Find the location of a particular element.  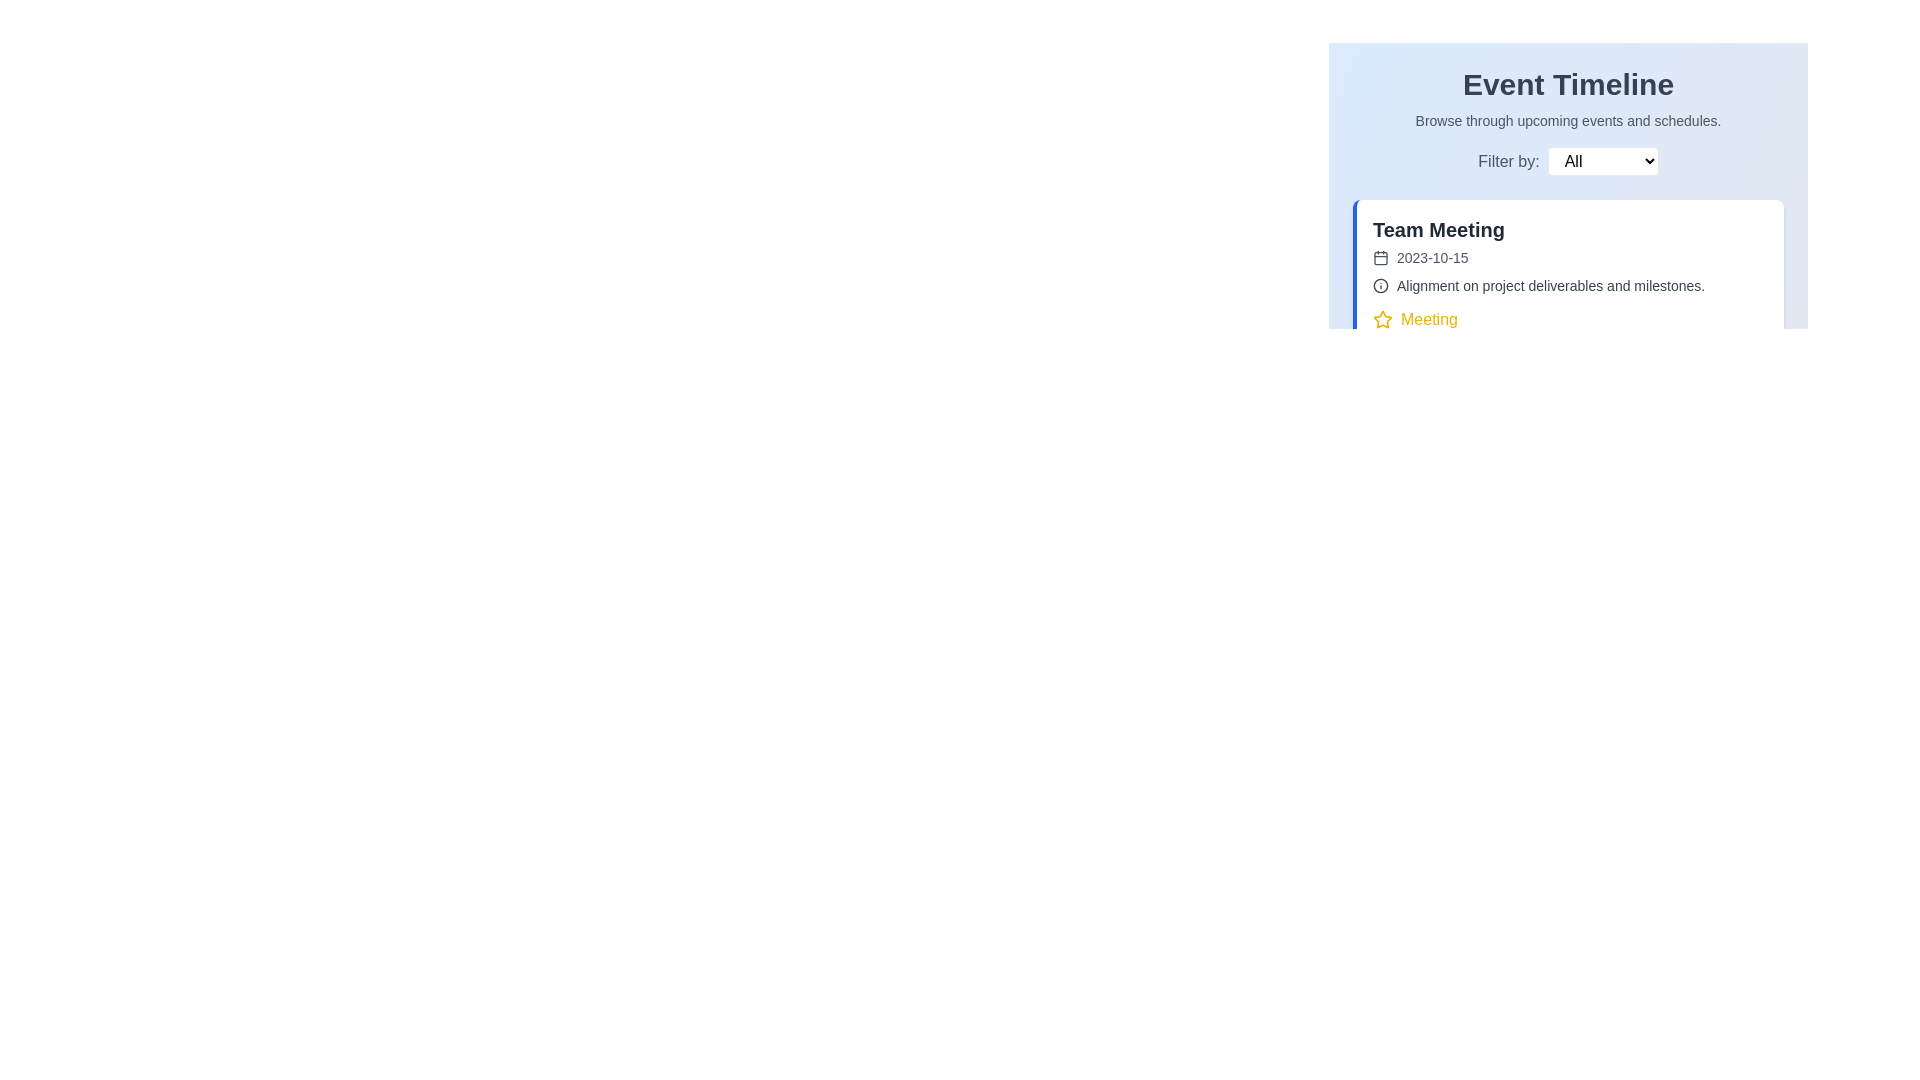

the text label reading 'Team Meeting', which is styled in bold with a larger font size, located at the top-left of a card-like structure is located at coordinates (1437, 229).